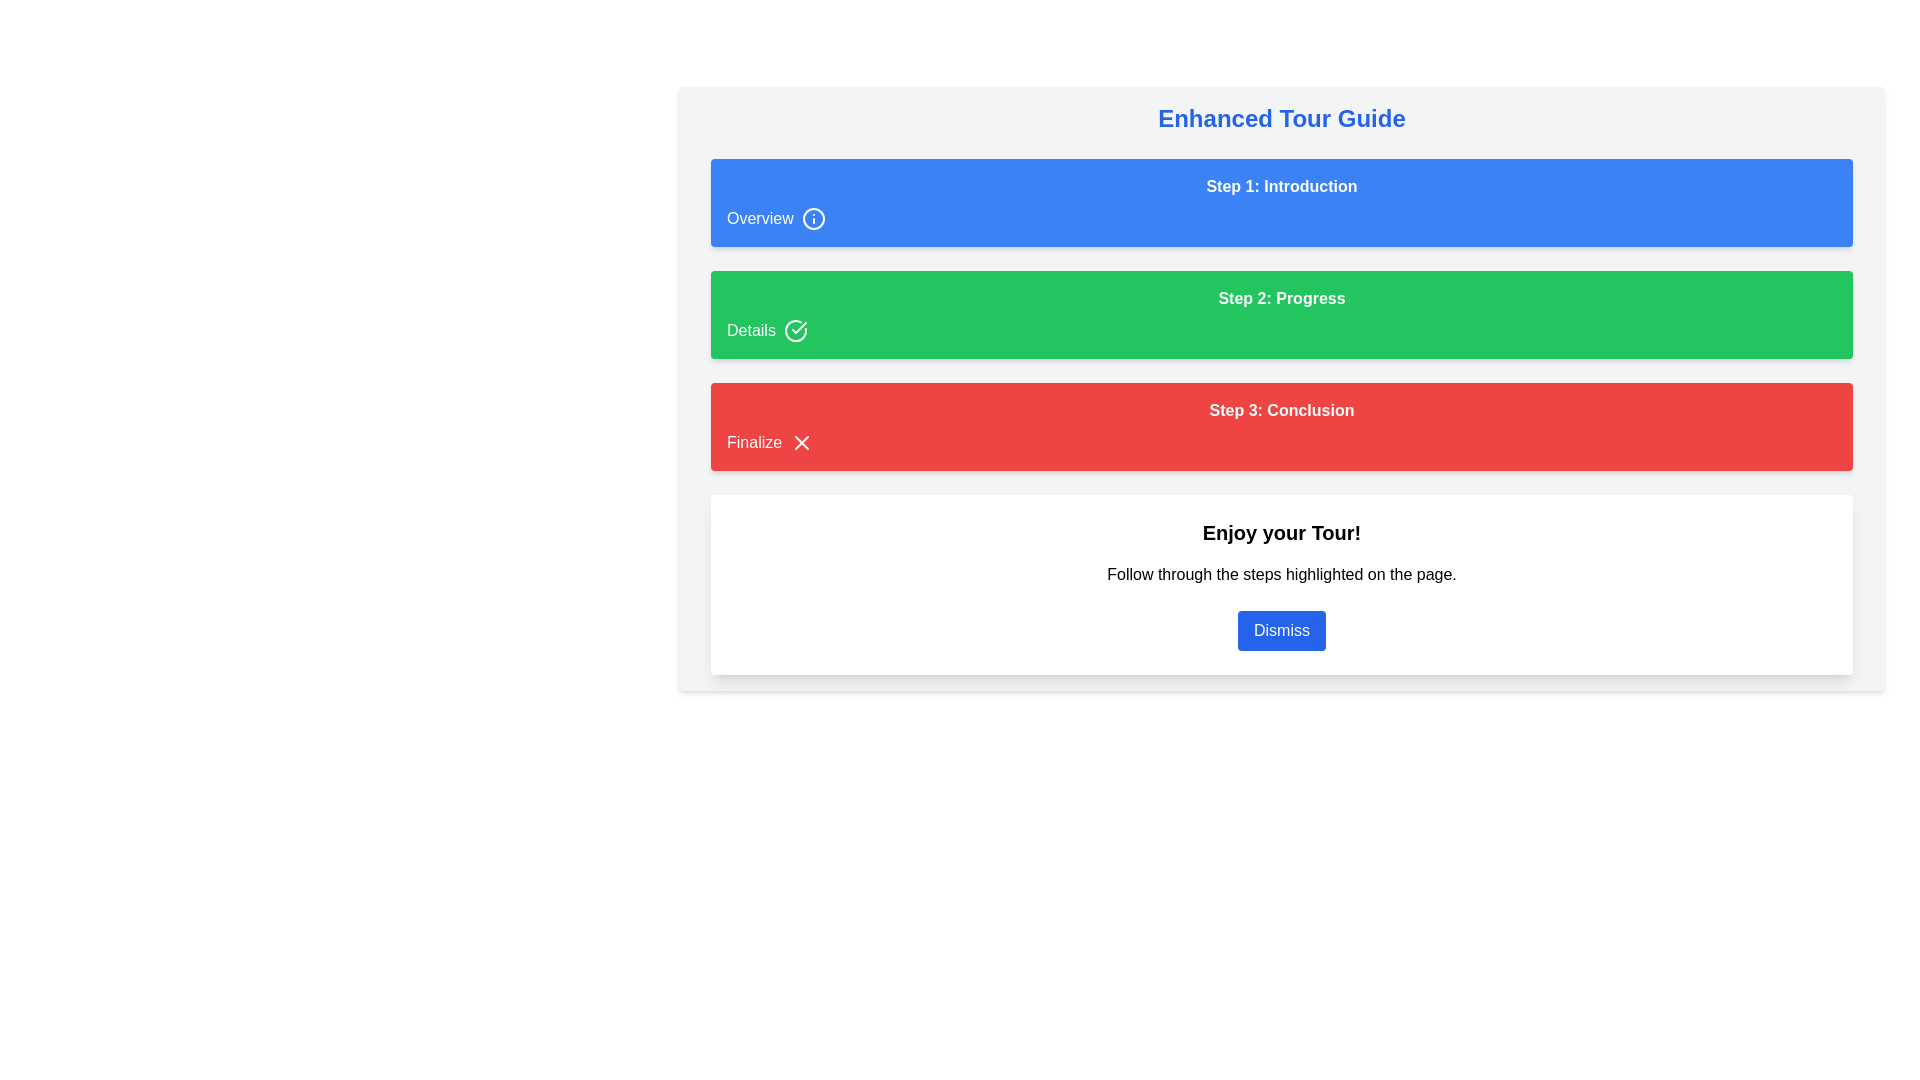 Image resolution: width=1920 pixels, height=1080 pixels. What do you see at coordinates (1281, 631) in the screenshot?
I see `the dismiss button located at the bottom center of the modal that contains the title 'Enjoy your Tour!' and the description 'Follow through the steps highlighted on the page.'` at bounding box center [1281, 631].